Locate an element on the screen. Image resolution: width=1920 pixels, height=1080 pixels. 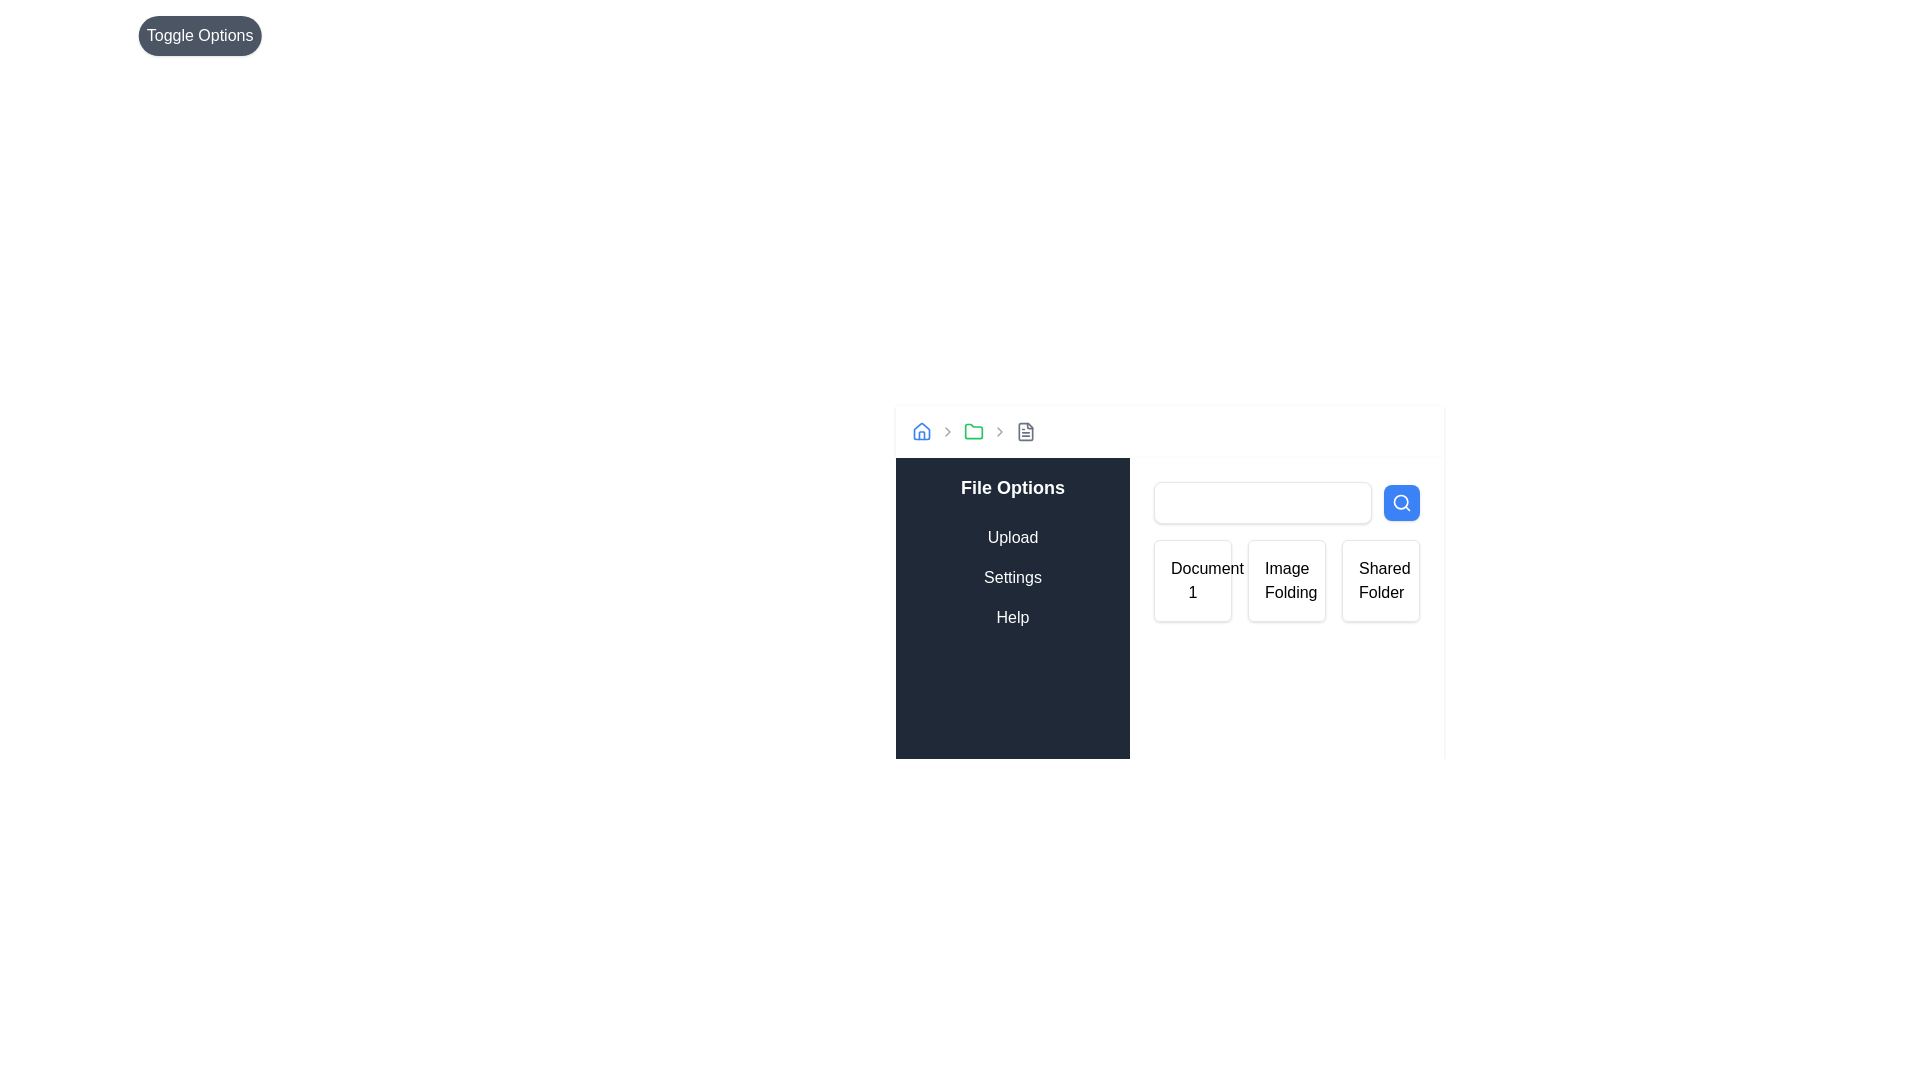
the 'Settings' button located in the sidebar, which is the second option in a vertical list of three buttons ('Upload', 'Settings', 'Help') is located at coordinates (1012, 578).